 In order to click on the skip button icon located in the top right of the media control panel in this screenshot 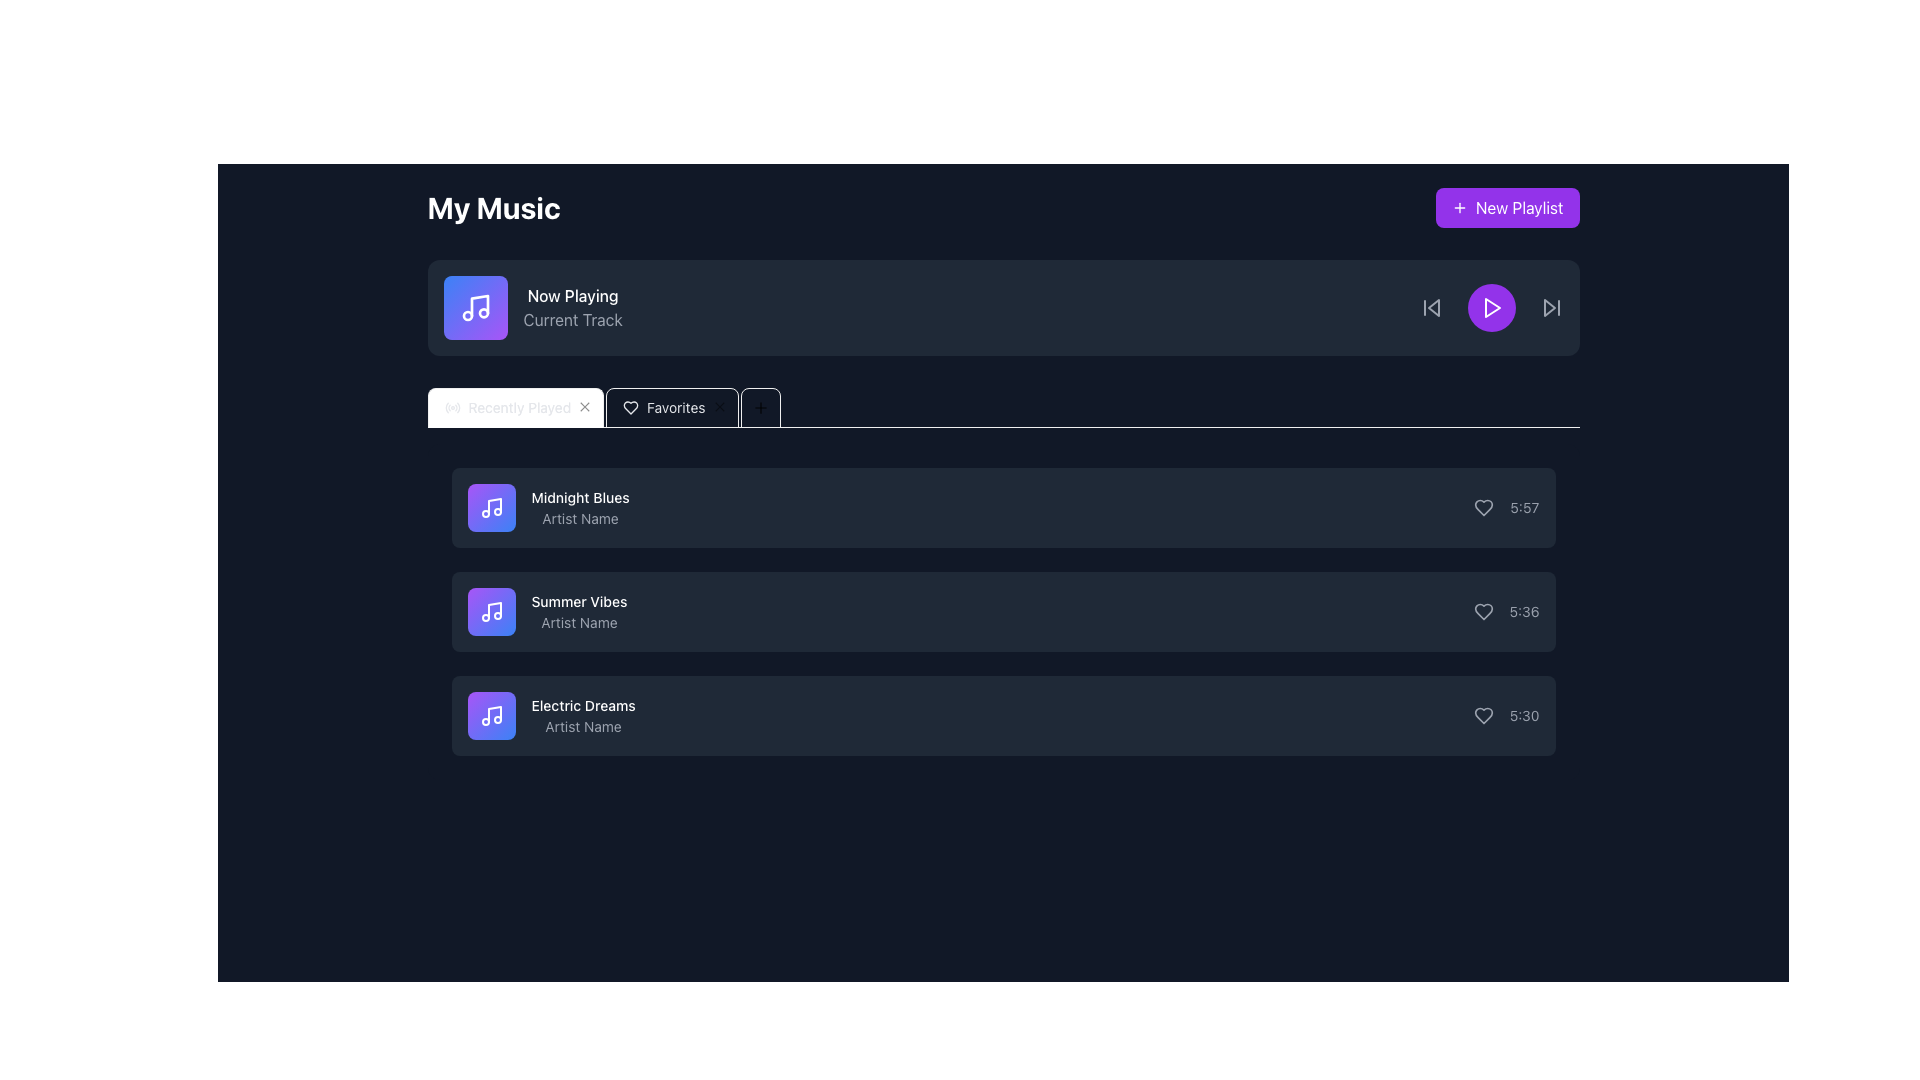, I will do `click(1550, 308)`.